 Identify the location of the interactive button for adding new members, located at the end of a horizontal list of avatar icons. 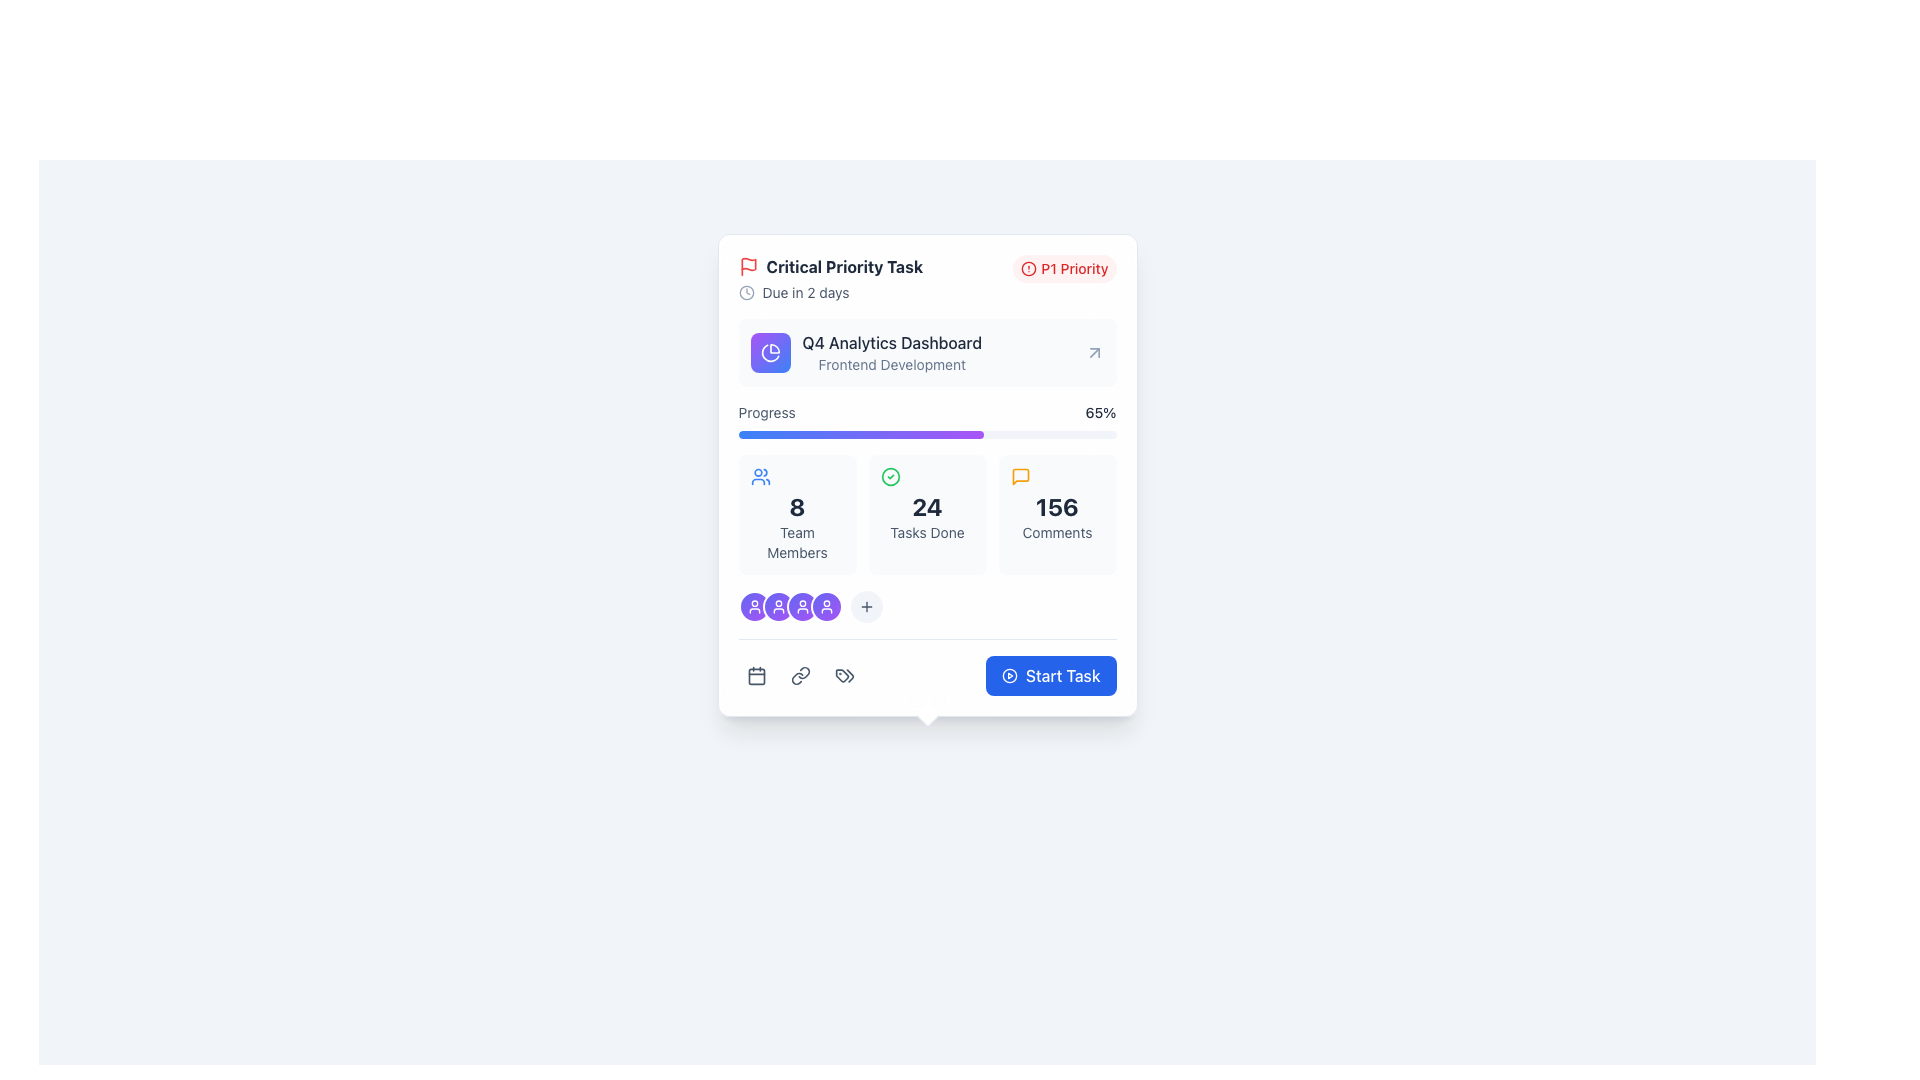
(866, 605).